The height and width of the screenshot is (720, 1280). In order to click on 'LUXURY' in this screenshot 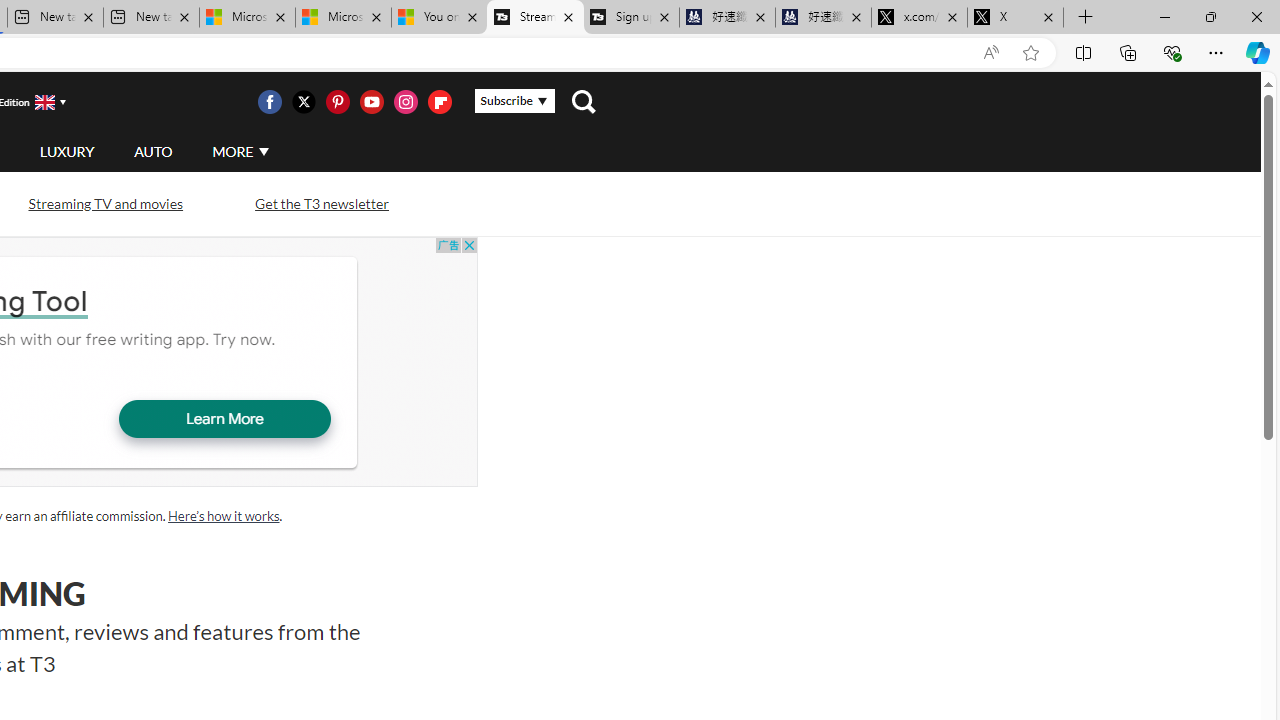, I will do `click(66, 150)`.